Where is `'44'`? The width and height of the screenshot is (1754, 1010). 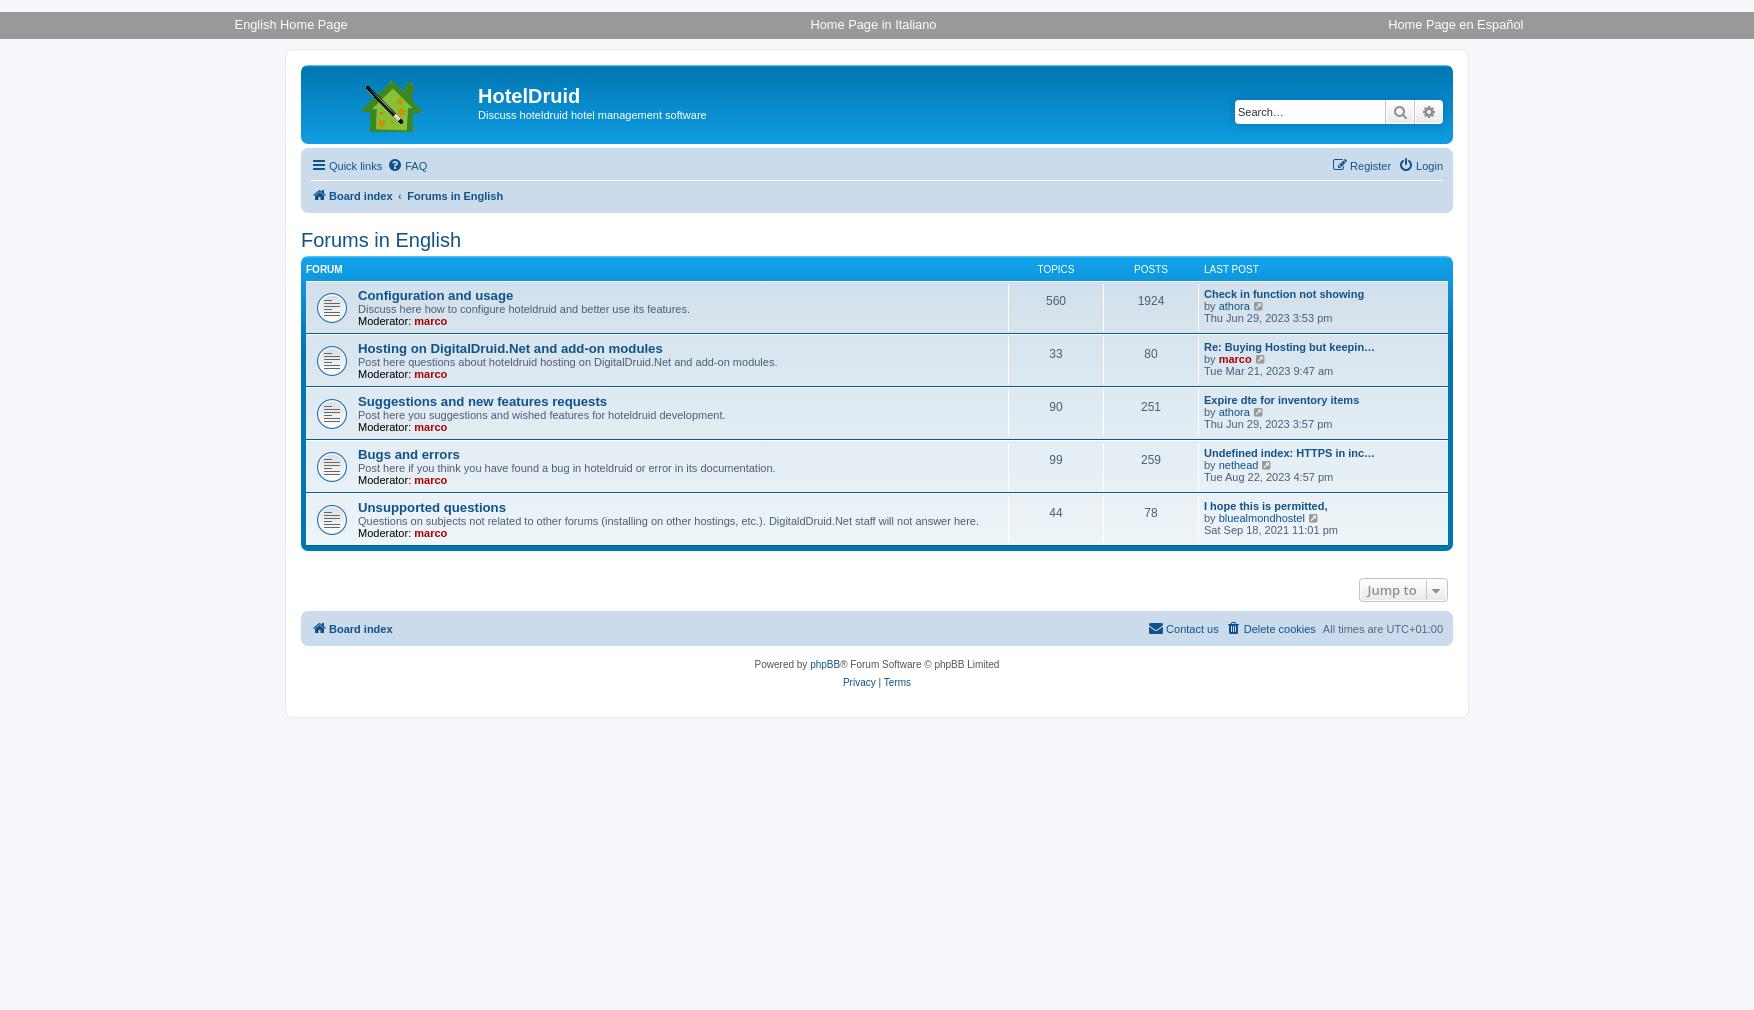
'44' is located at coordinates (1055, 511).